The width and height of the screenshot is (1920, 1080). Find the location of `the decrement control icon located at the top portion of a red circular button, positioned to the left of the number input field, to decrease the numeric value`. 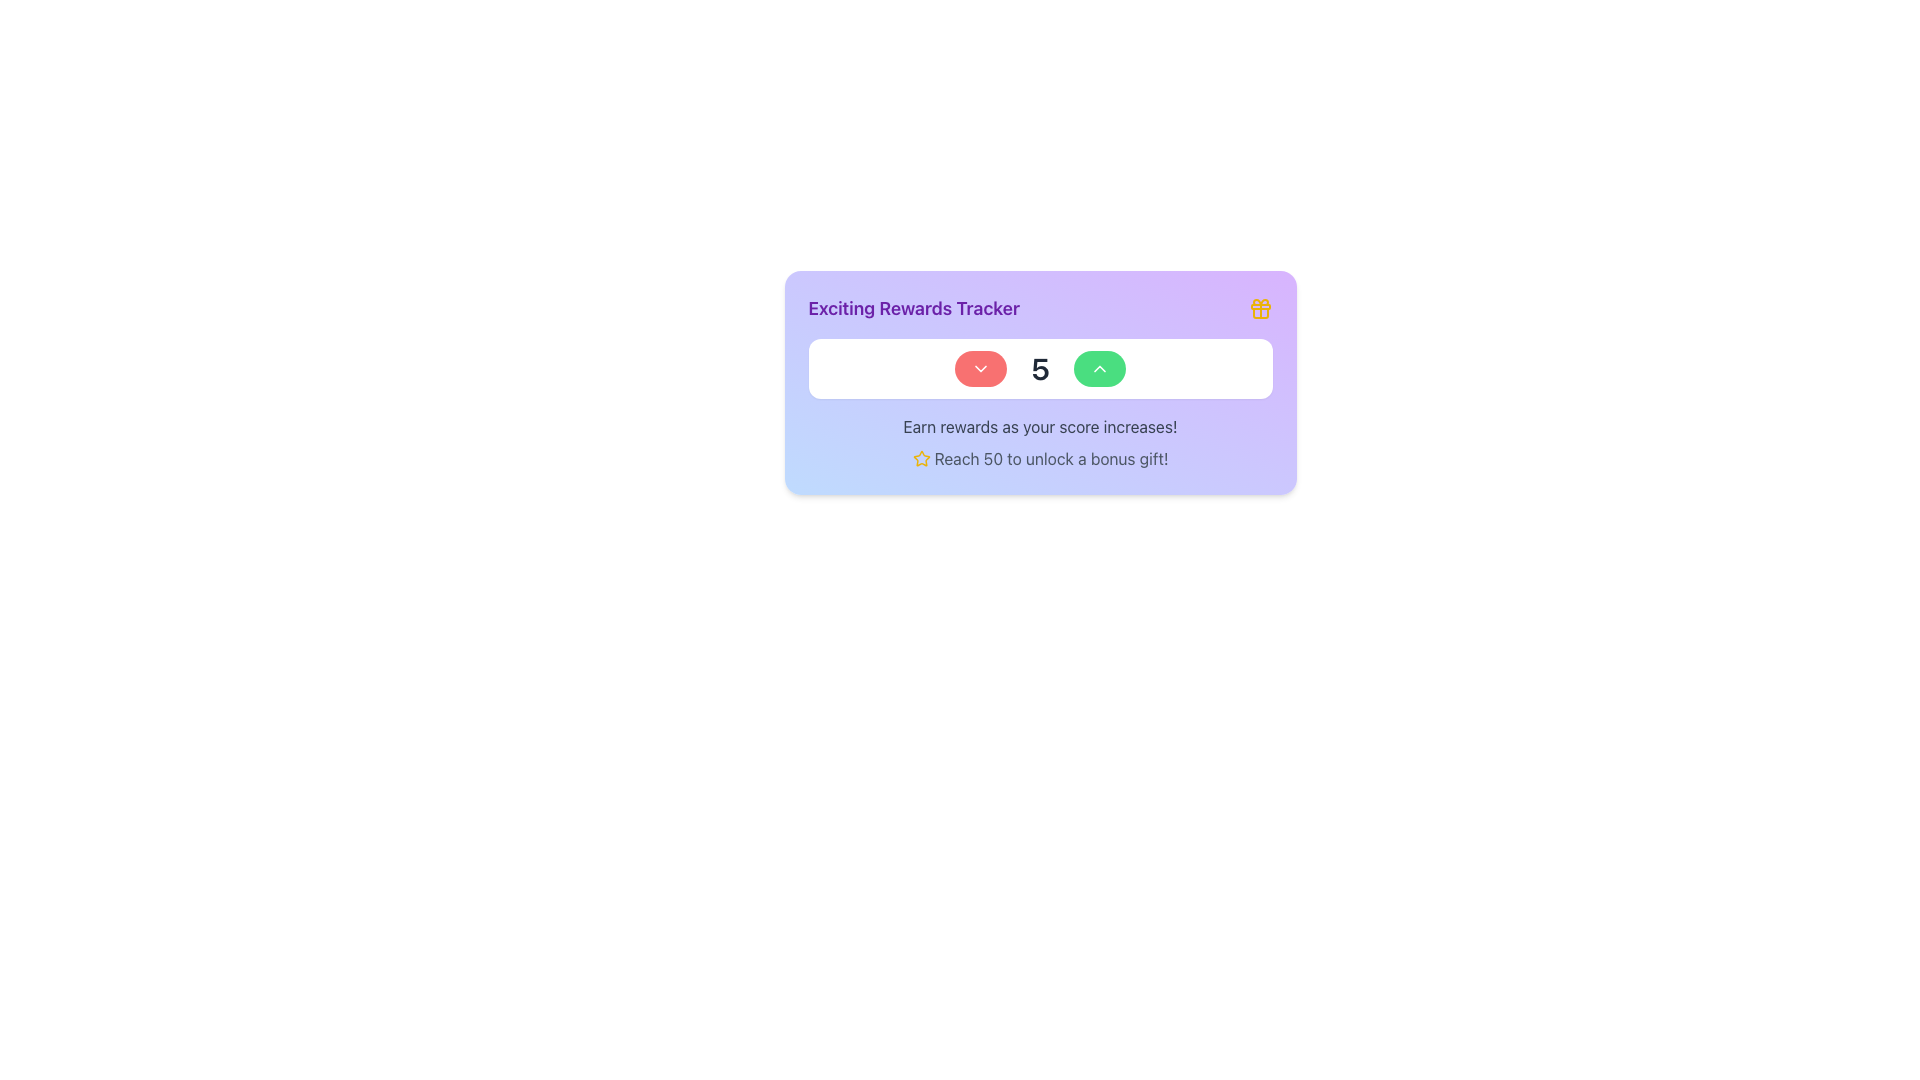

the decrement control icon located at the top portion of a red circular button, positioned to the left of the number input field, to decrease the numeric value is located at coordinates (981, 369).